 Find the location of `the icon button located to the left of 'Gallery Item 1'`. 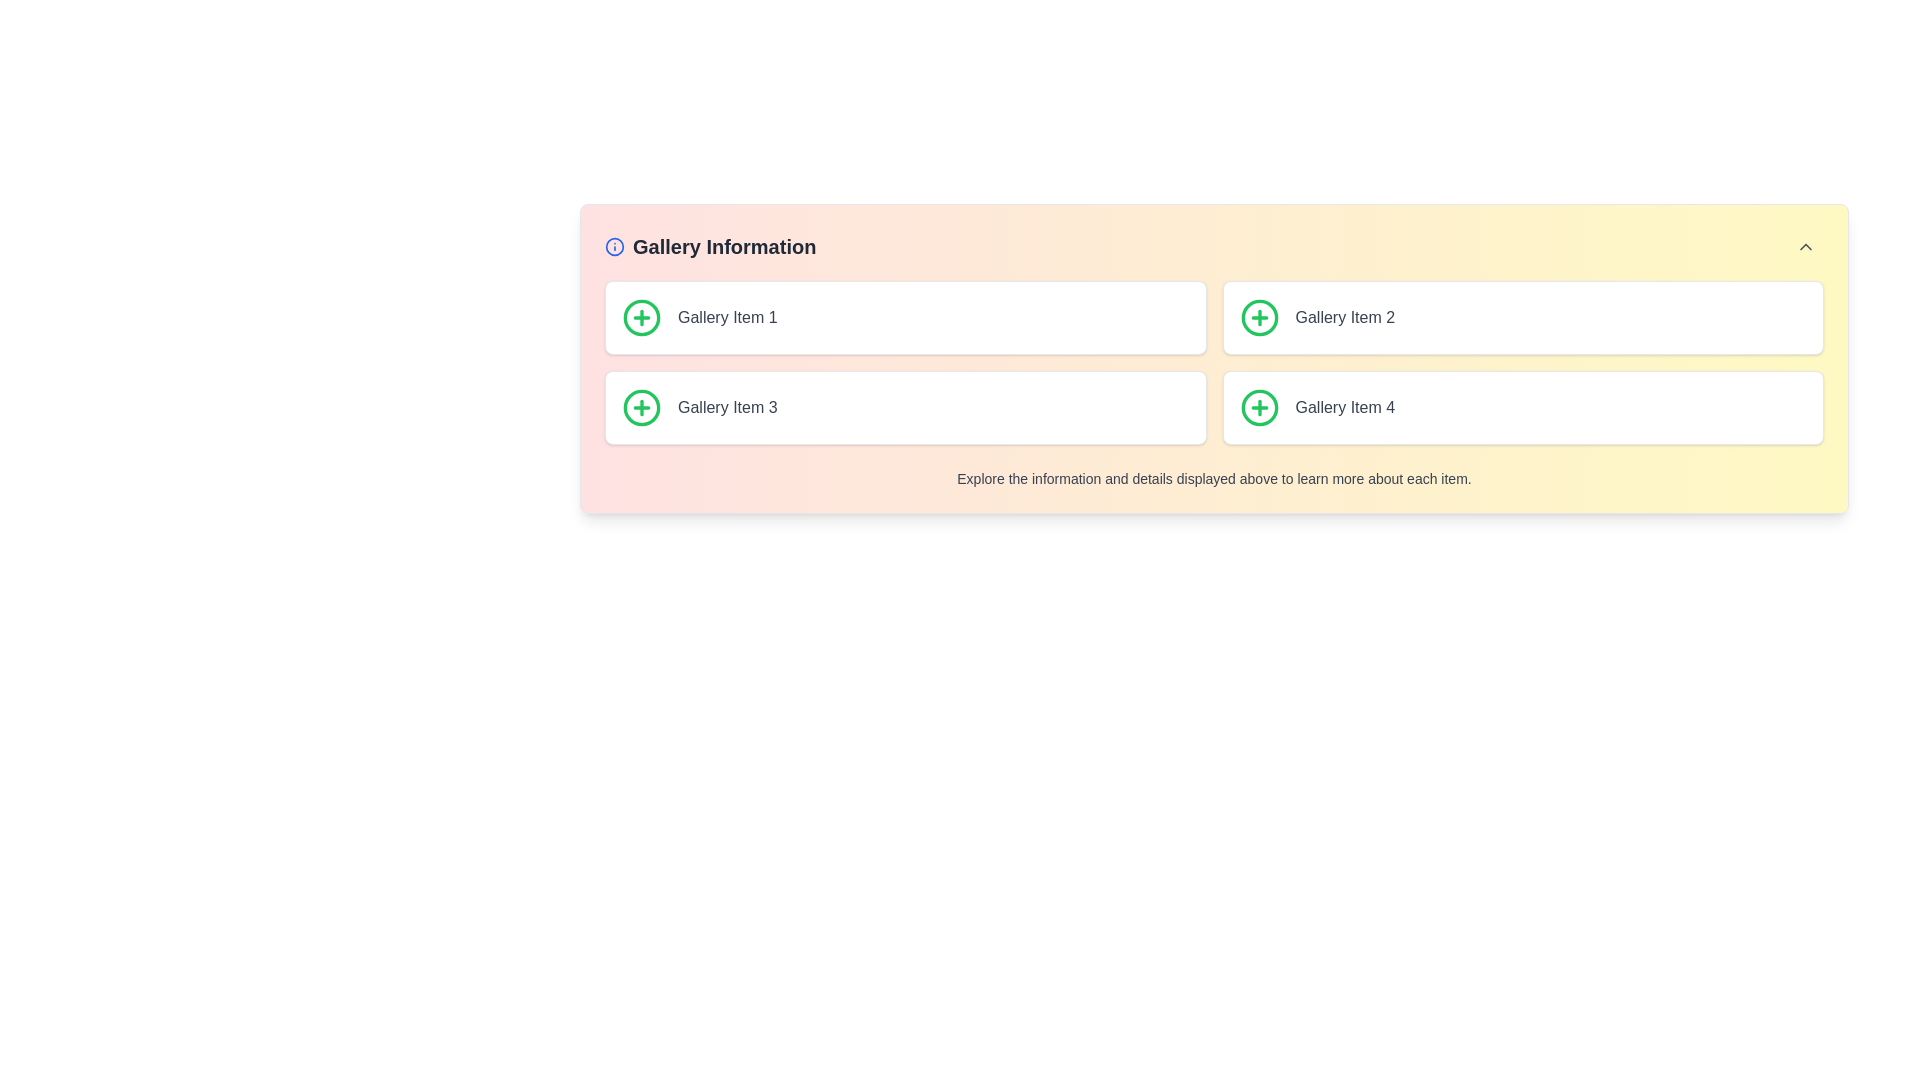

the icon button located to the left of 'Gallery Item 1' is located at coordinates (642, 316).